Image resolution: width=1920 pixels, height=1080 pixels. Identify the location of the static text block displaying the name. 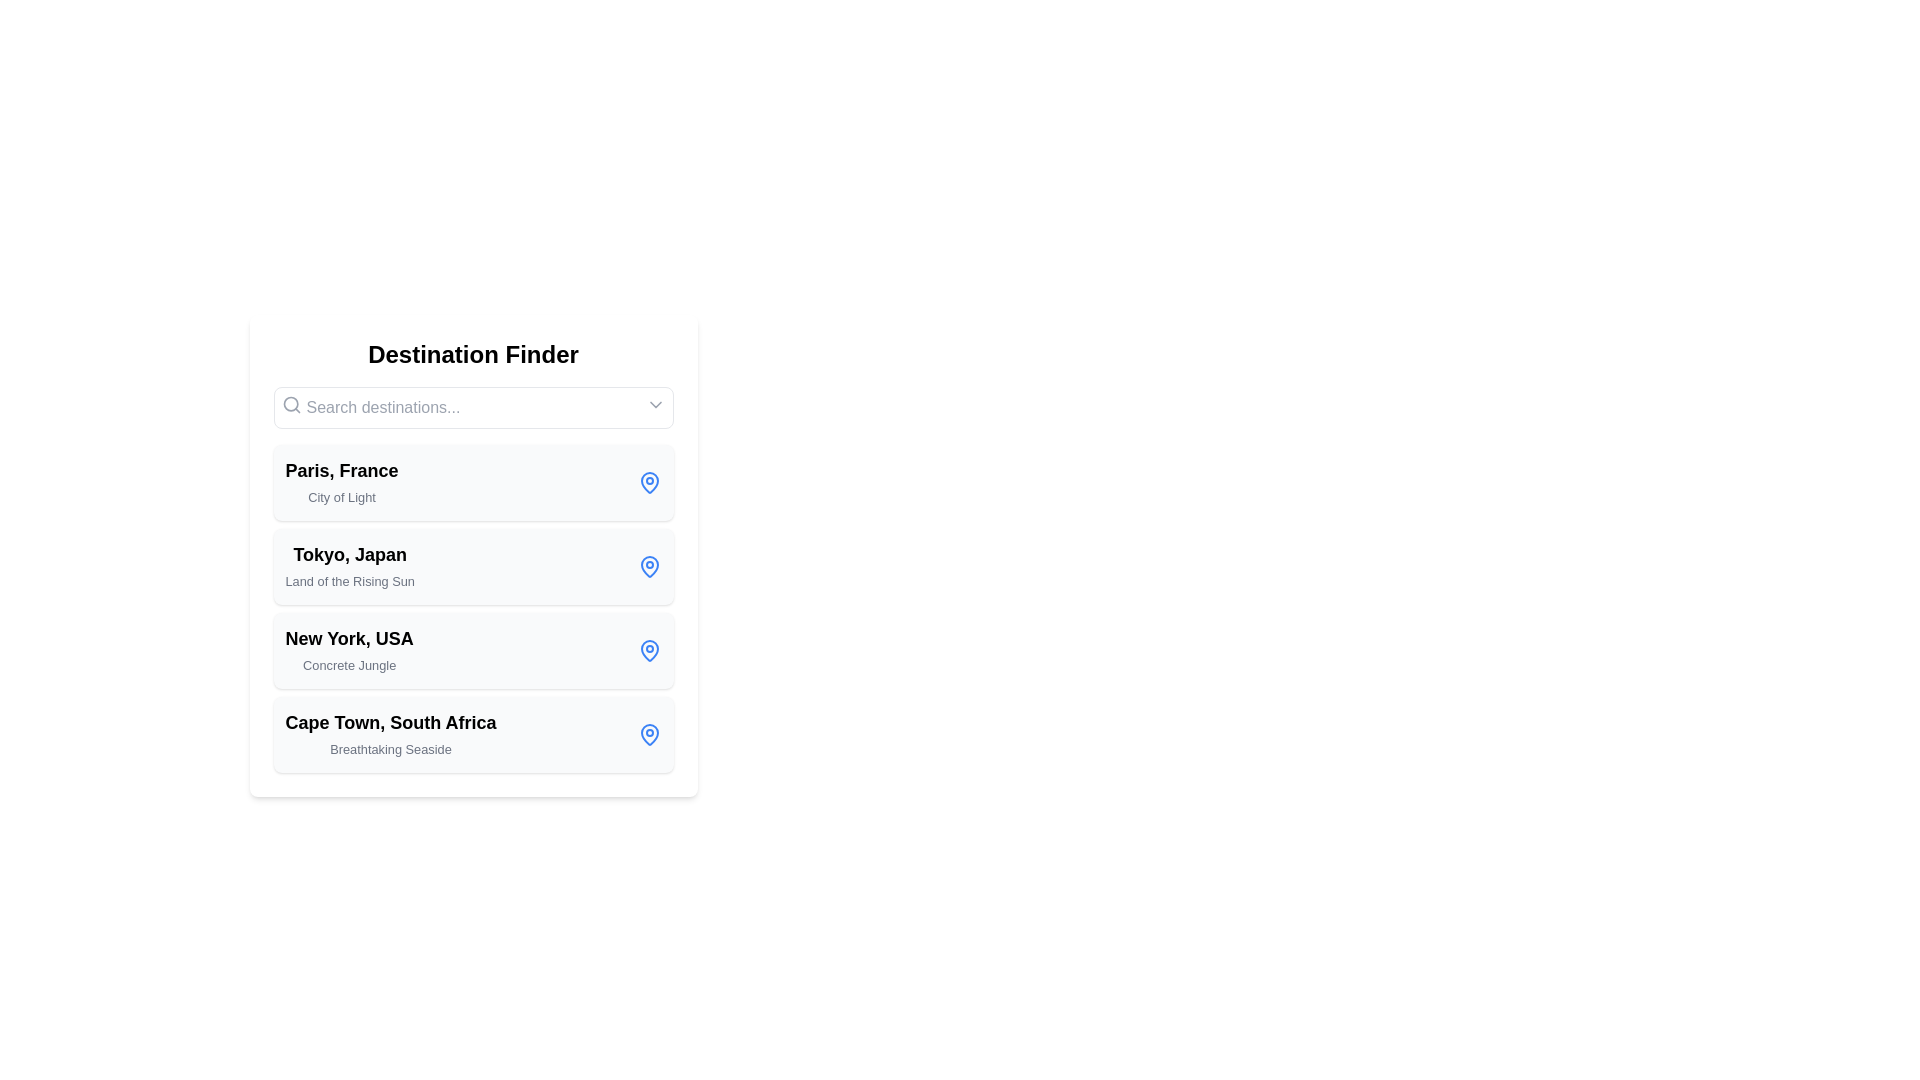
(341, 482).